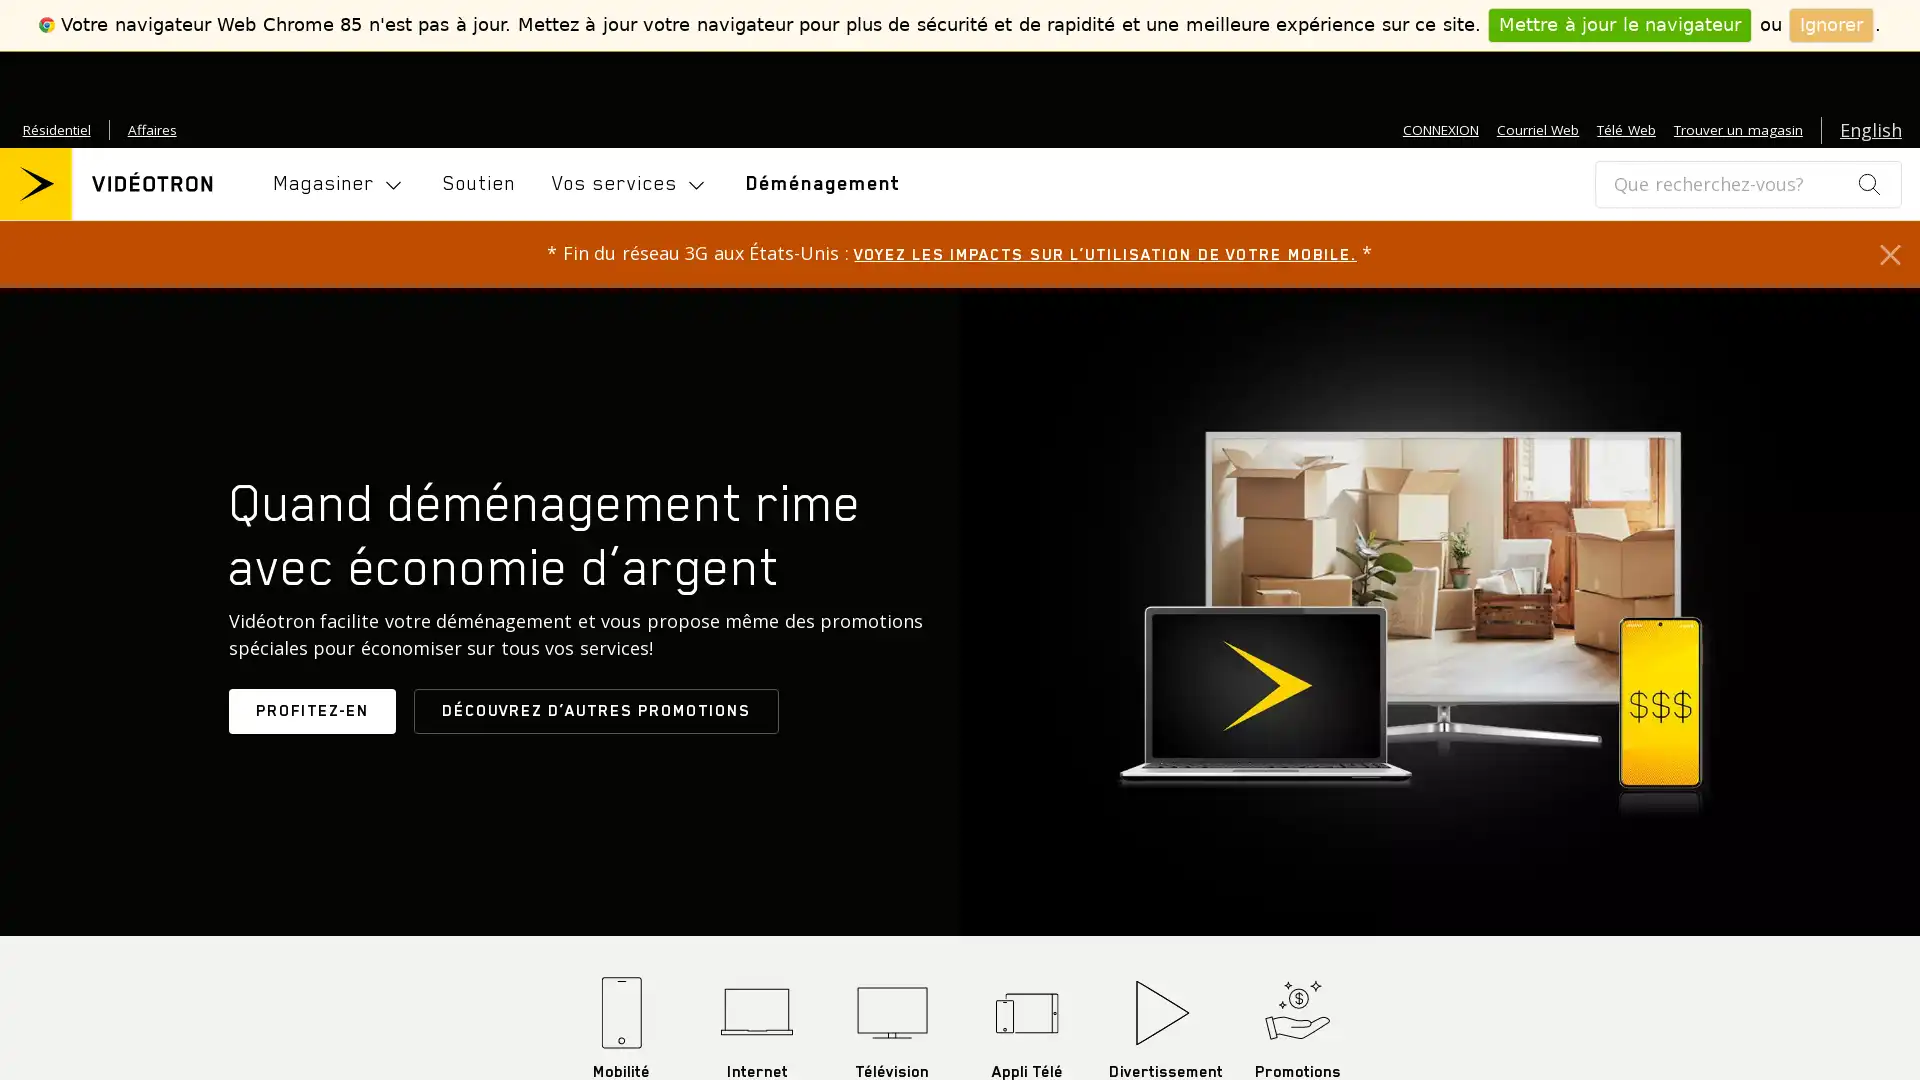 This screenshot has width=1920, height=1080. I want to click on Close, so click(1889, 253).